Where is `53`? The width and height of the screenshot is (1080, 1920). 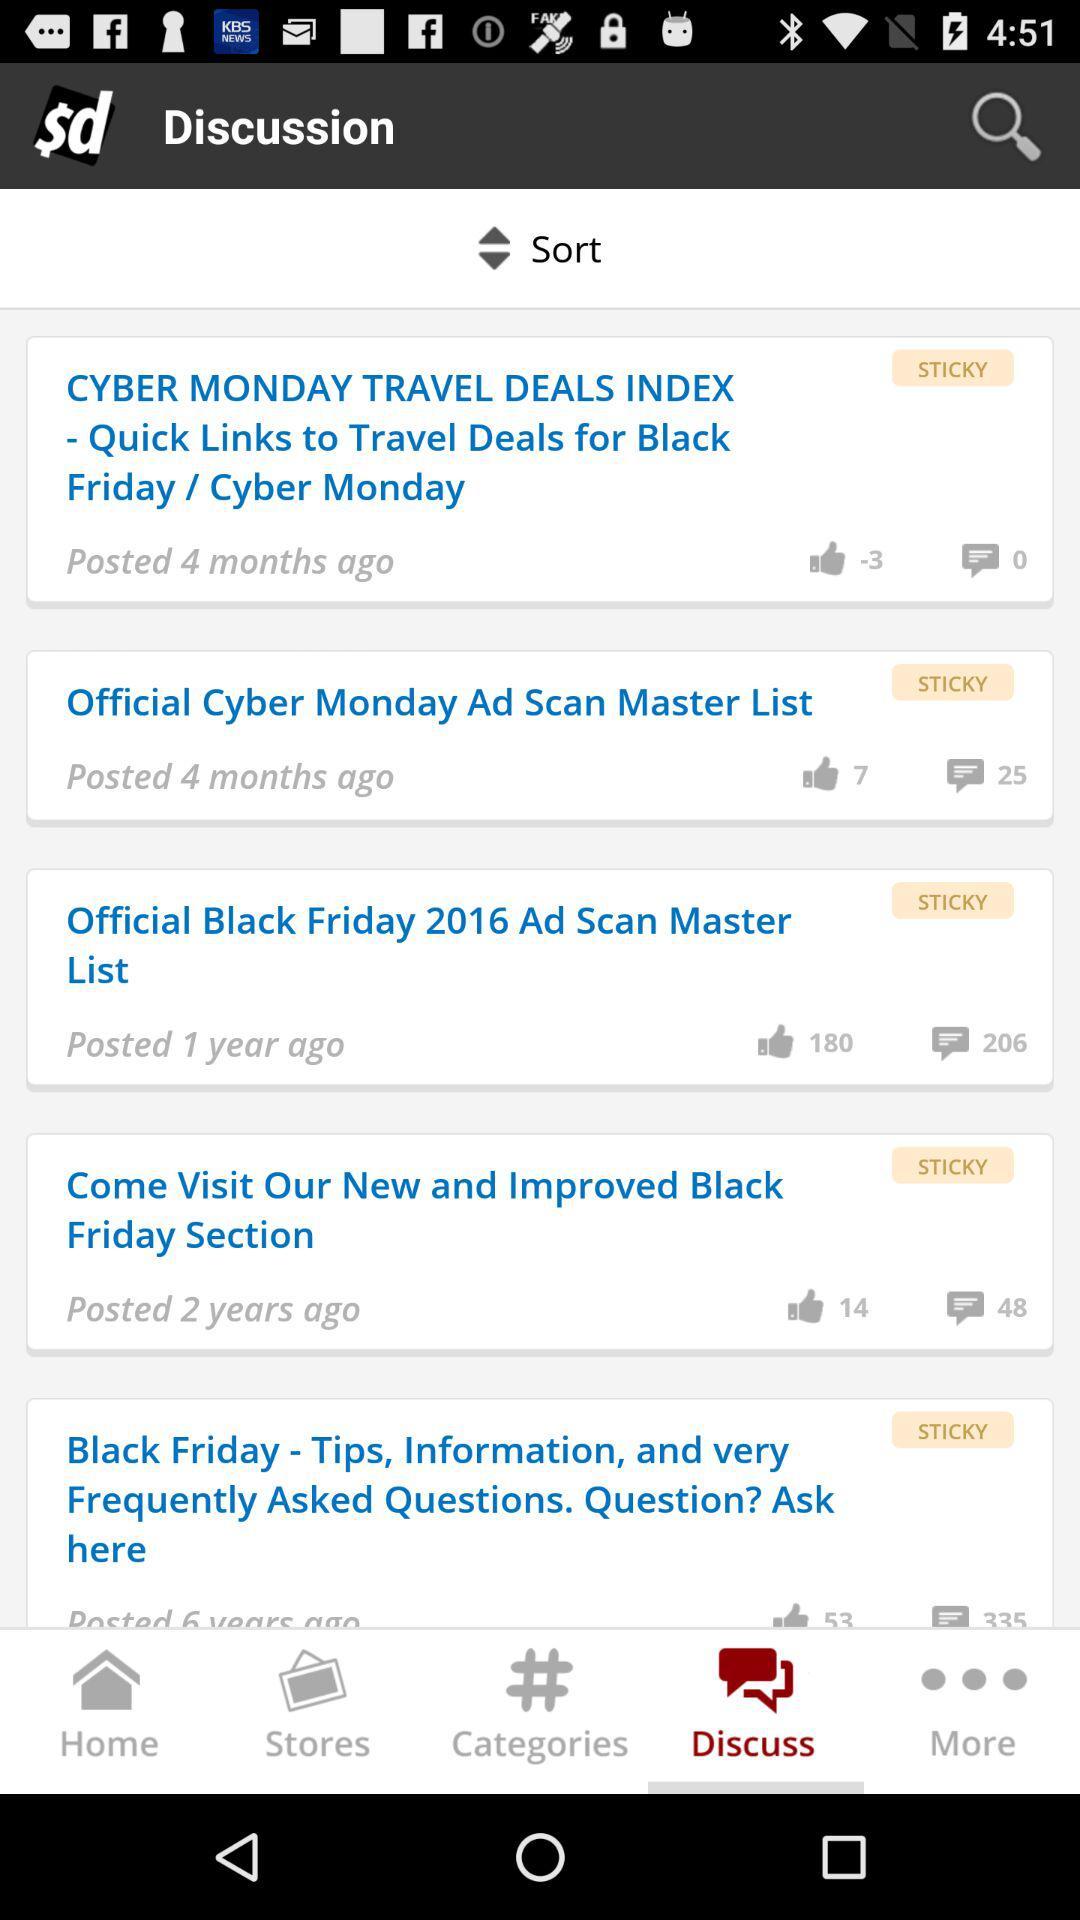 53 is located at coordinates (838, 1614).